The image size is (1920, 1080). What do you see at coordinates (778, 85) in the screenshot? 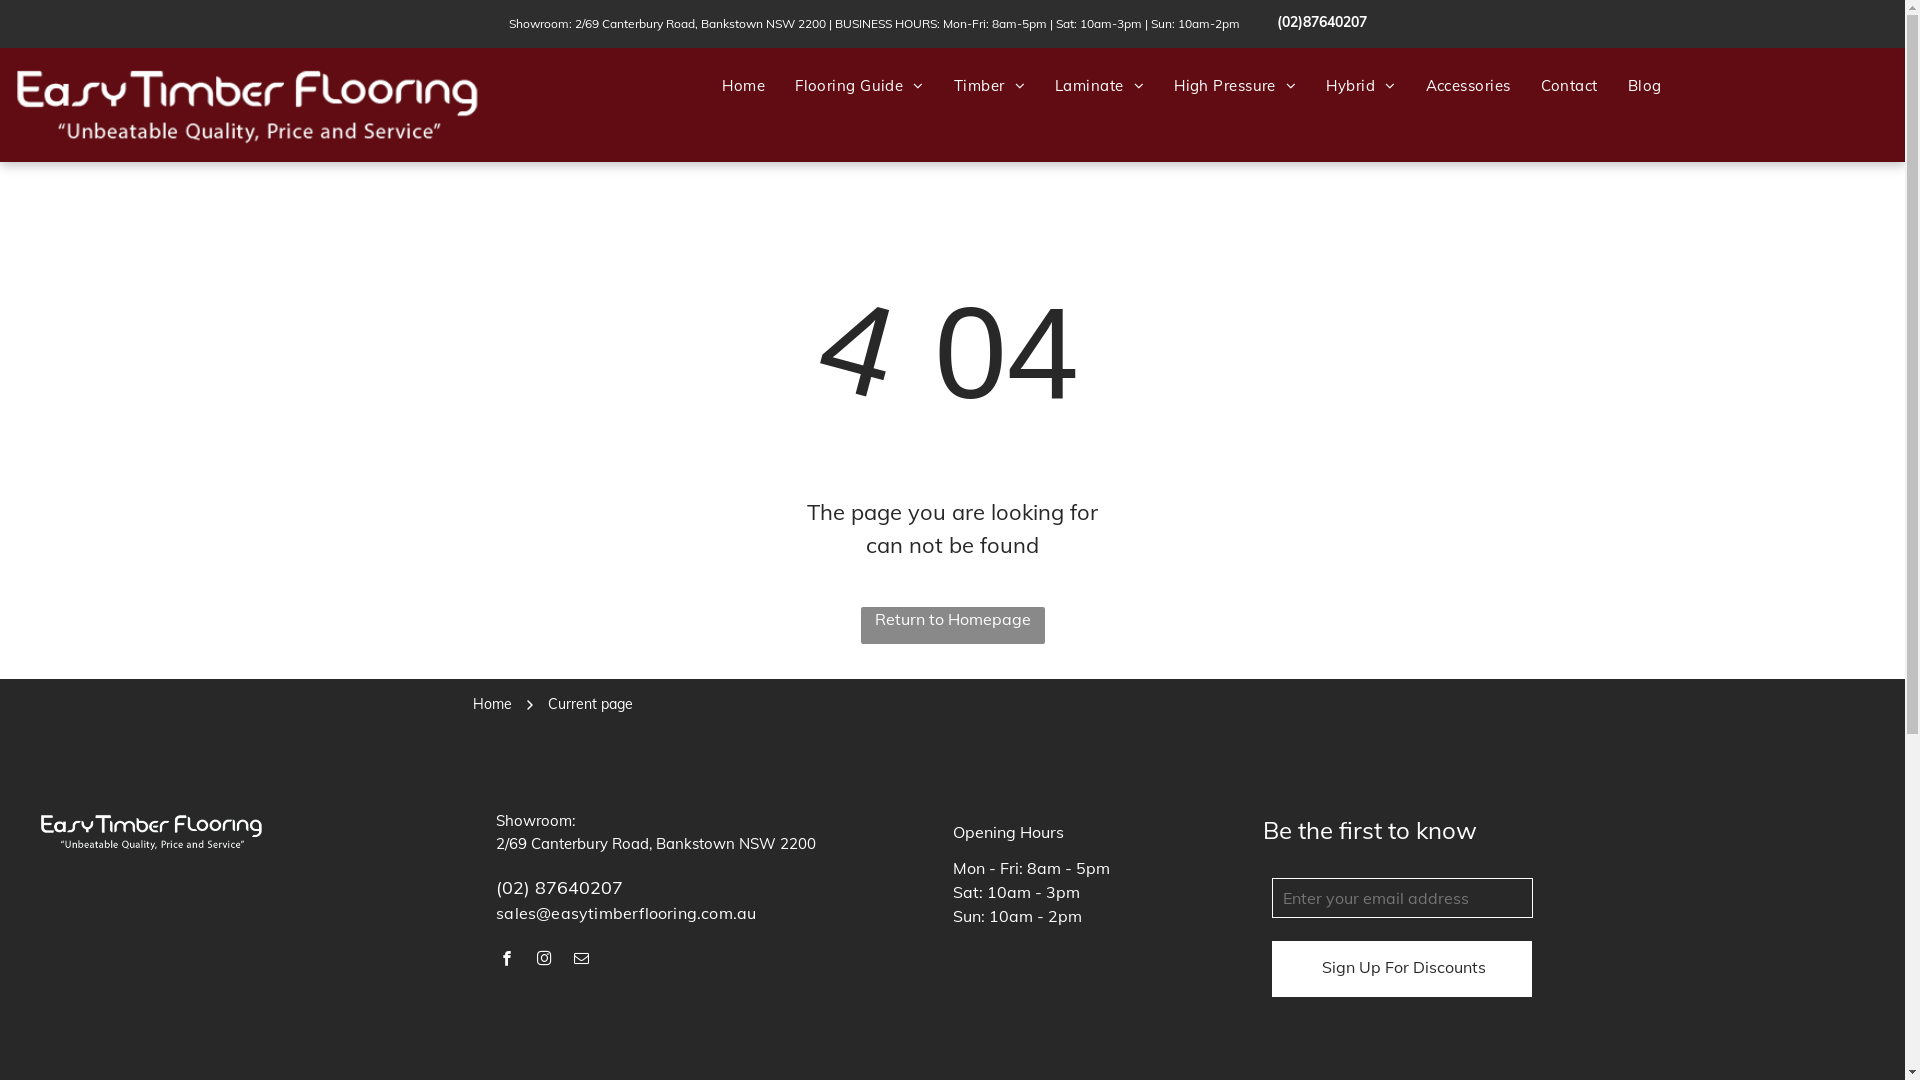
I see `'Flooring Guide'` at bounding box center [778, 85].